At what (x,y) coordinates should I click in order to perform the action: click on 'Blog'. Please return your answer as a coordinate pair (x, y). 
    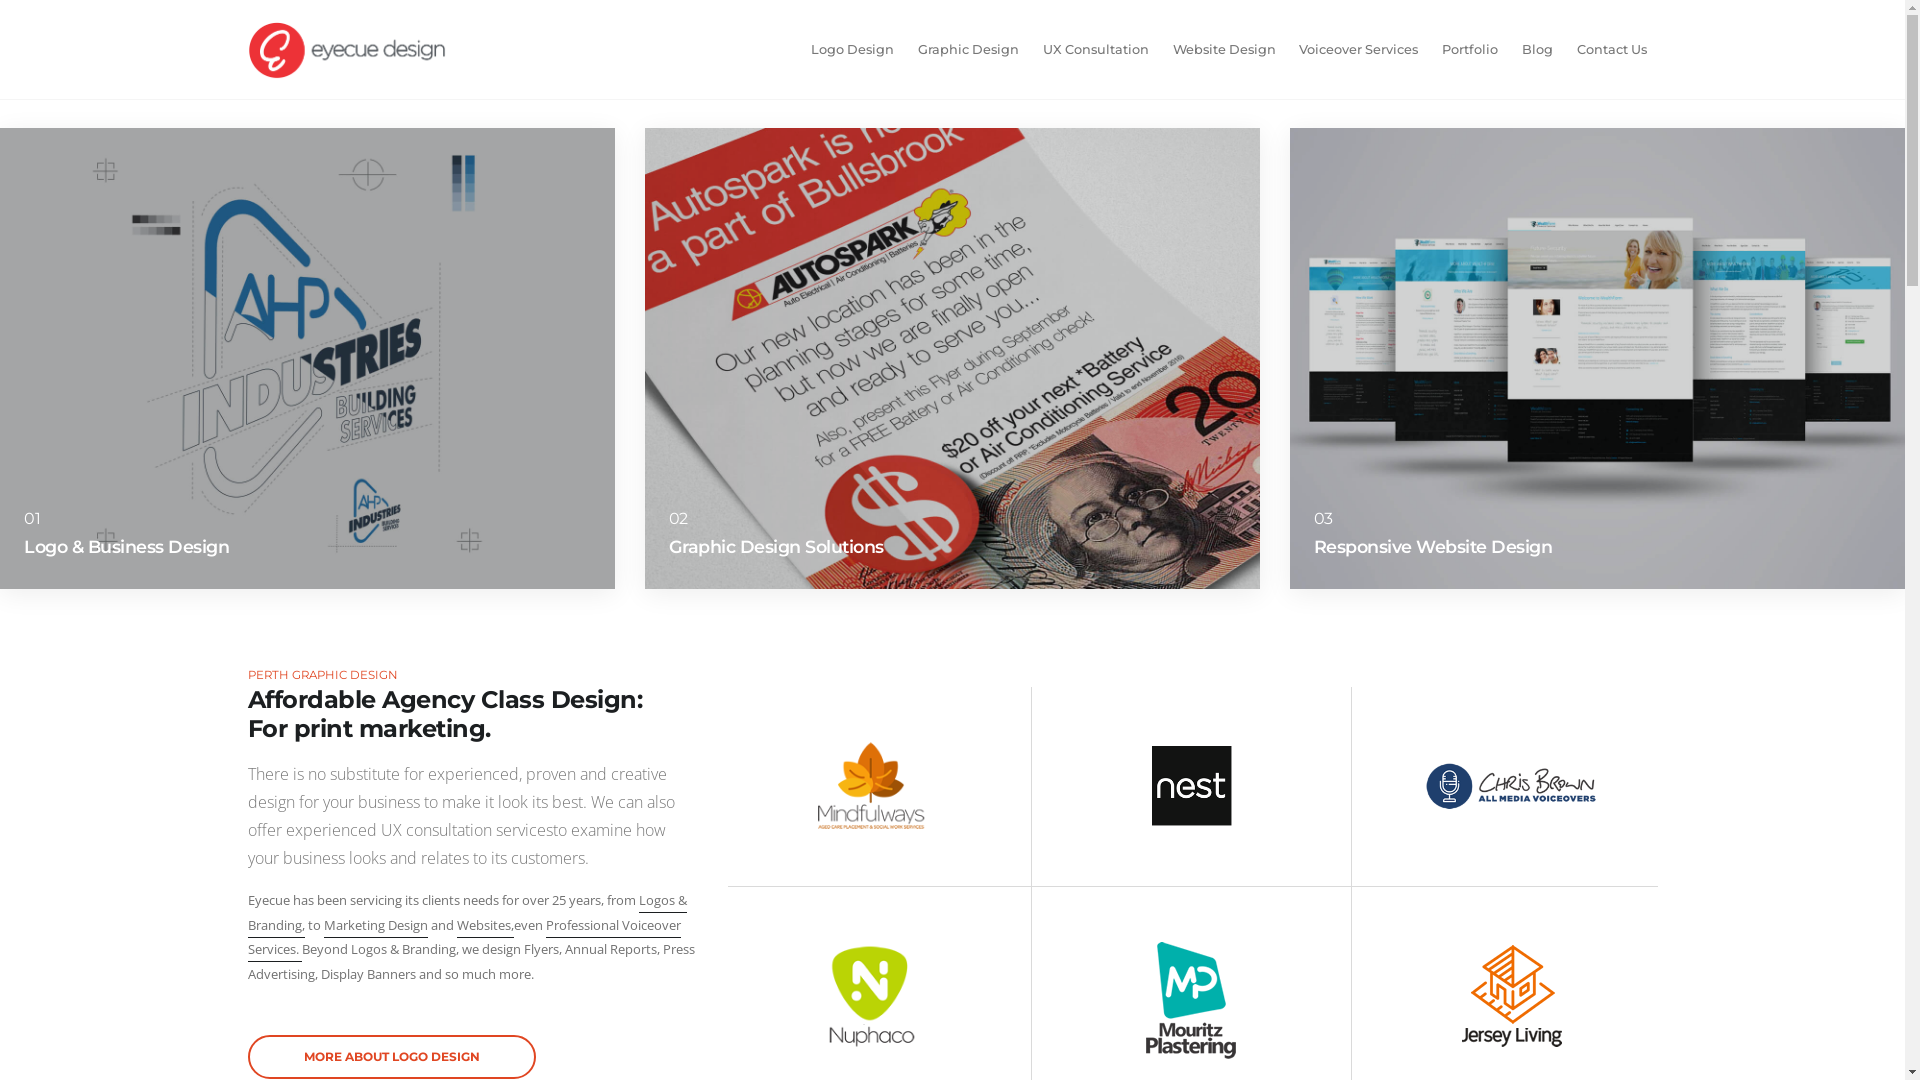
    Looking at the image, I should click on (1536, 49).